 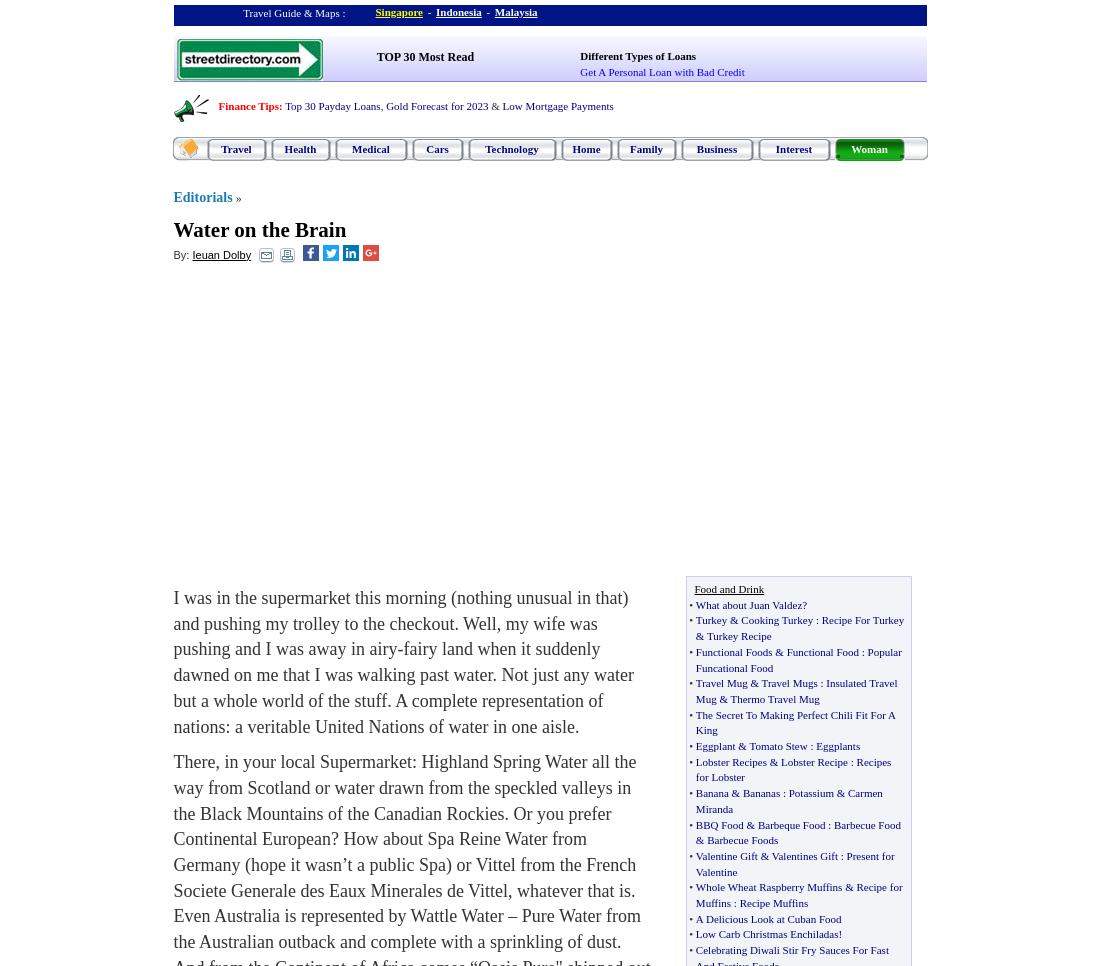 I want to click on 'Whole Wheat Raspberry Muffins', so click(x=768, y=886).